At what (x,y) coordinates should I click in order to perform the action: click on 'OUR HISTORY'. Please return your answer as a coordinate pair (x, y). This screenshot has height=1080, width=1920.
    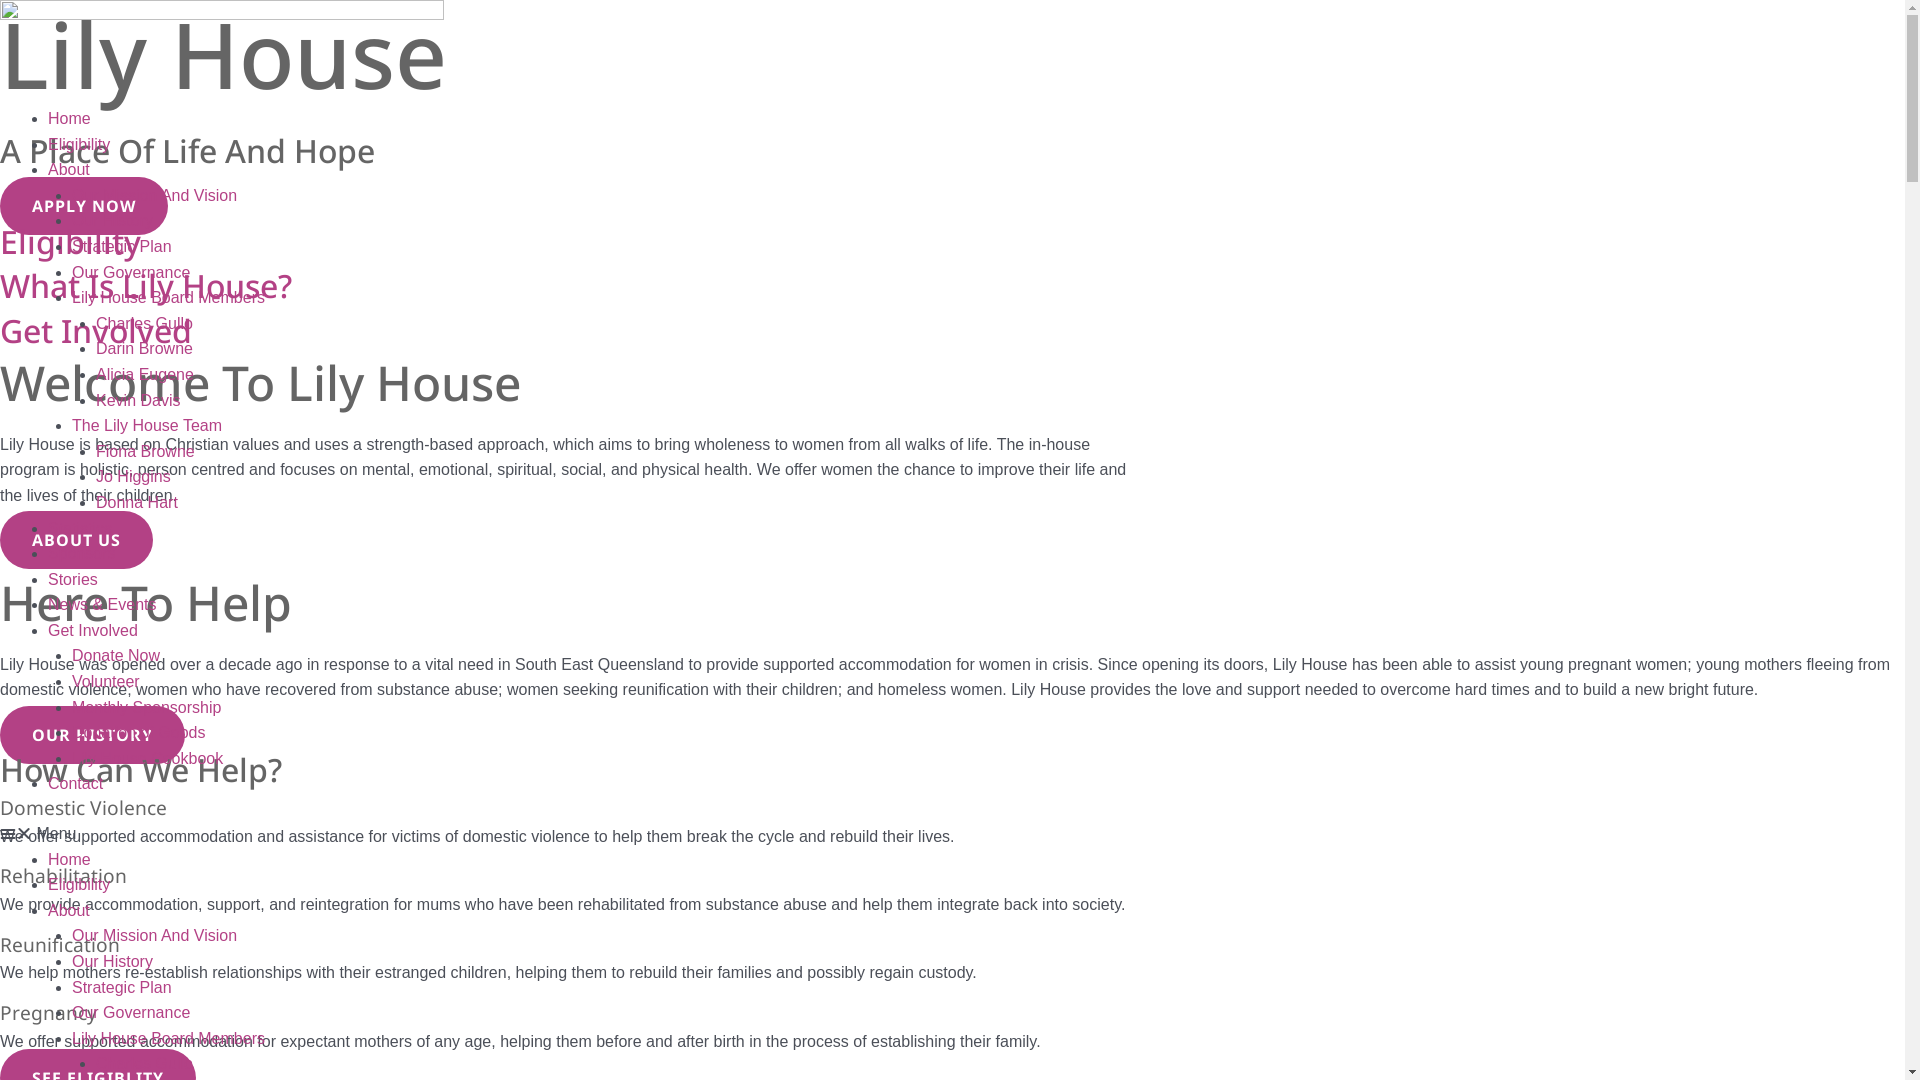
    Looking at the image, I should click on (91, 735).